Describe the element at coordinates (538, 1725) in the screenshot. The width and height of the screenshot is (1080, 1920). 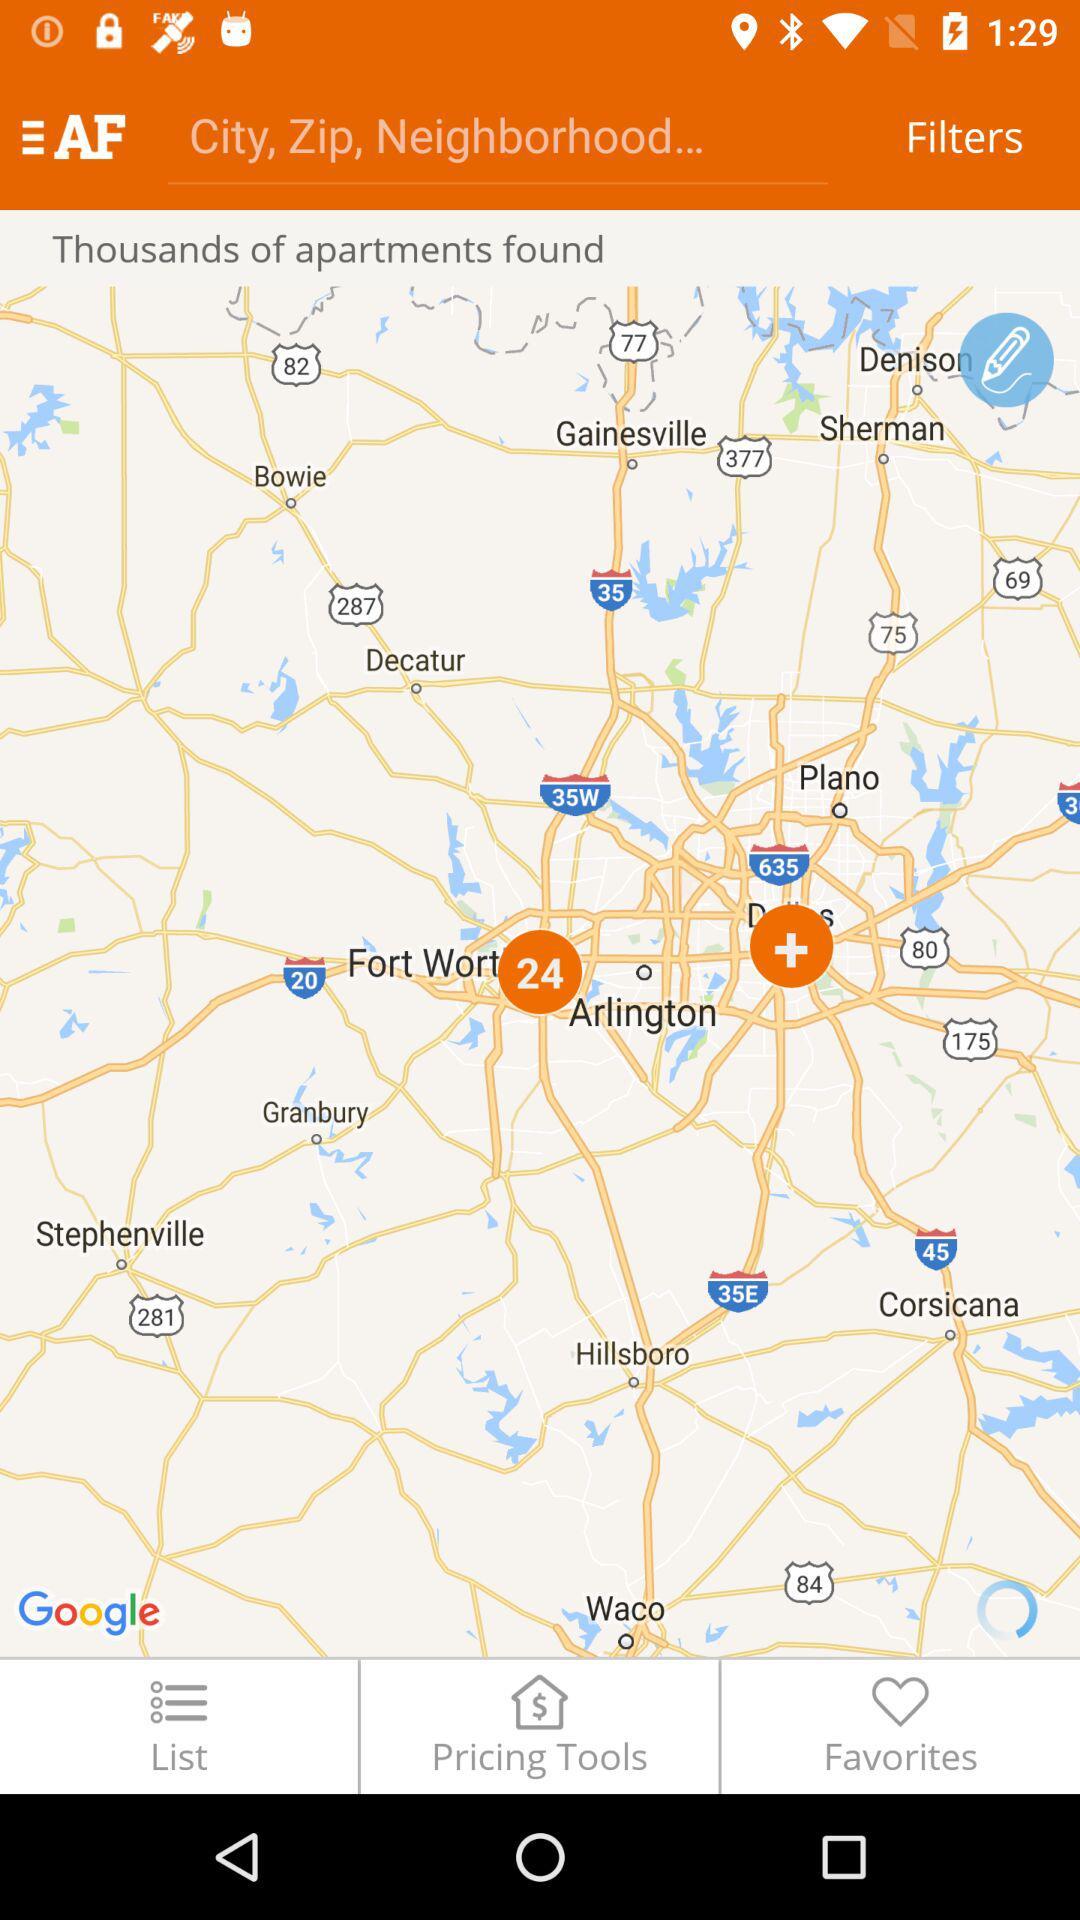
I see `the item next to list icon` at that location.